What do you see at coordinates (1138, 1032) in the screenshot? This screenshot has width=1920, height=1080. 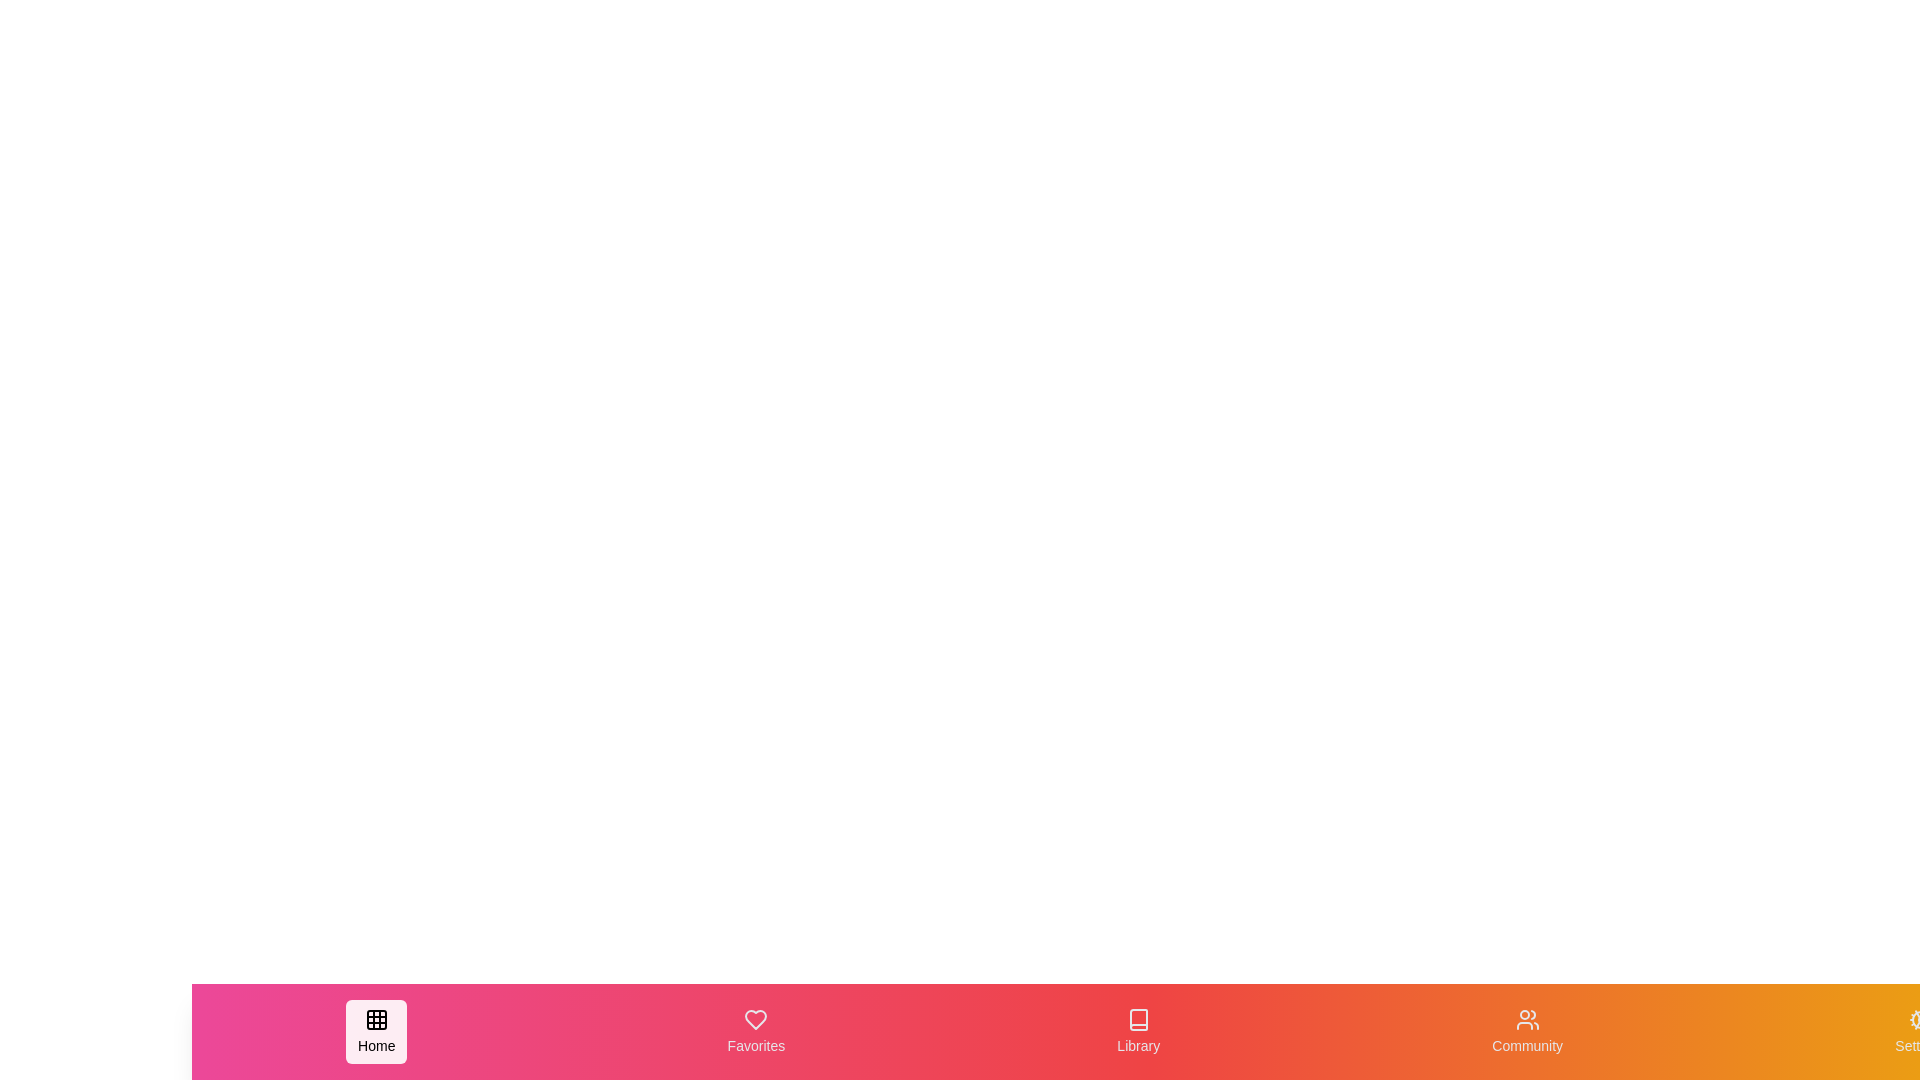 I see `the navigation tab labeled Library` at bounding box center [1138, 1032].